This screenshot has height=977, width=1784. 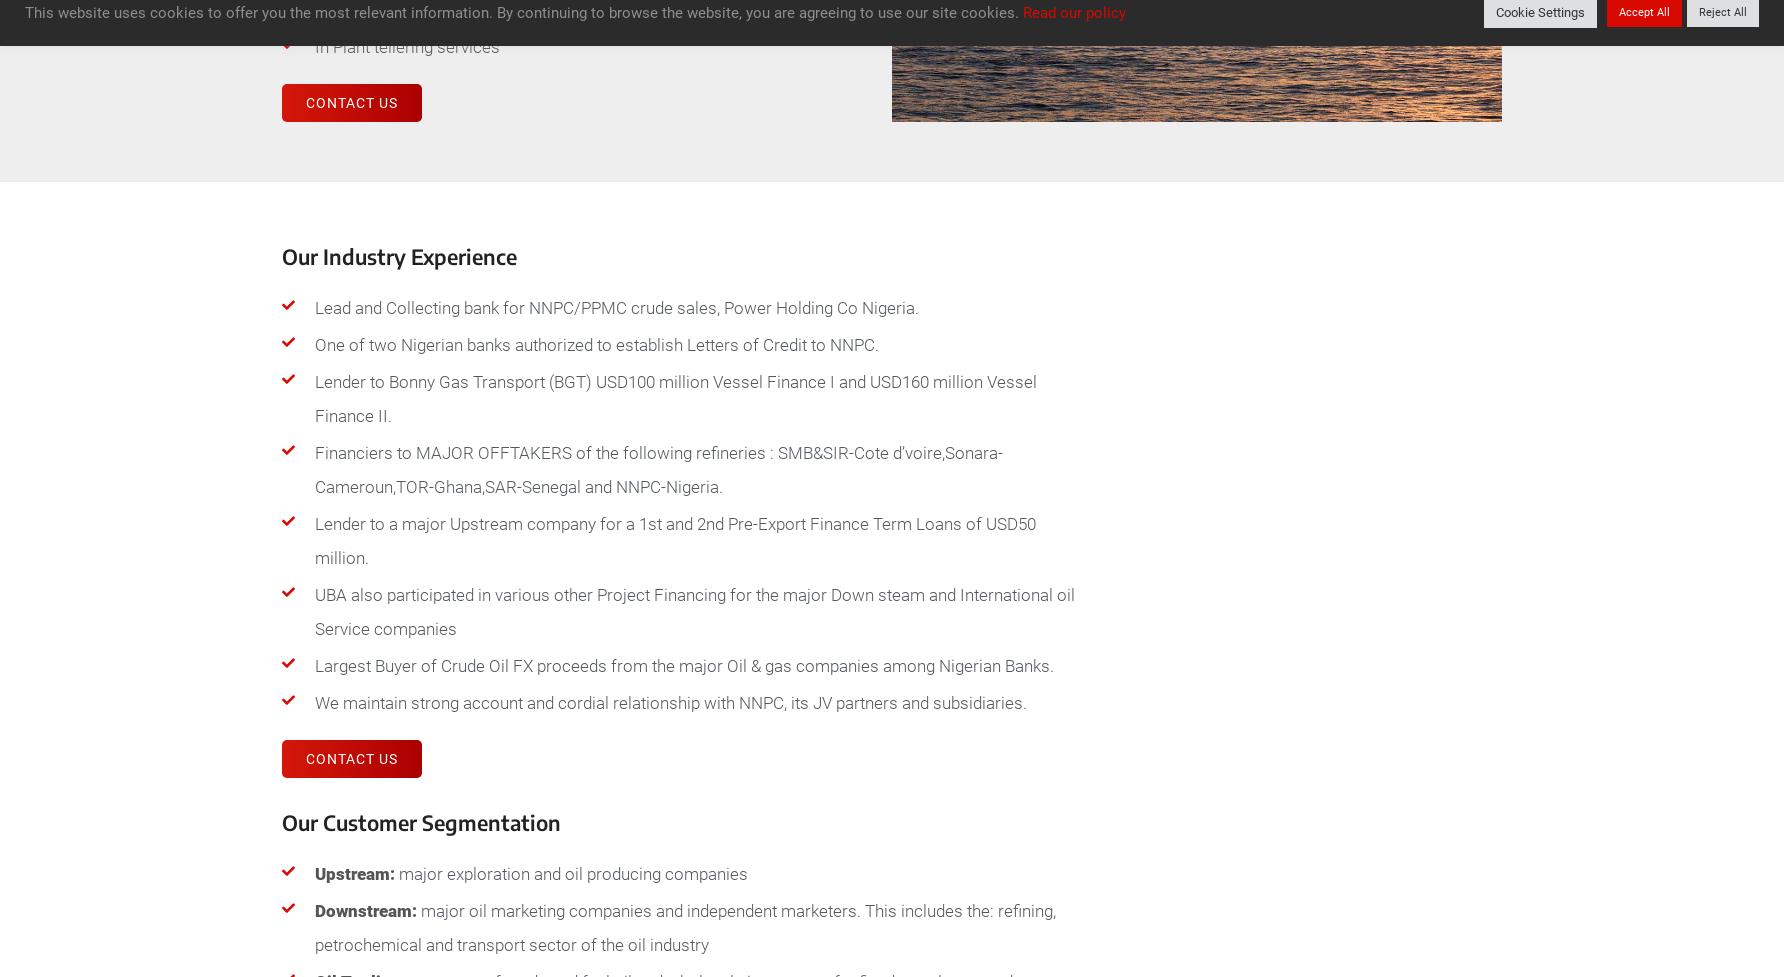 I want to click on 'major oil marketing companies and independent marketers. This includes the: refining, petrochemical and transport sector of the oil industry', so click(x=685, y=926).